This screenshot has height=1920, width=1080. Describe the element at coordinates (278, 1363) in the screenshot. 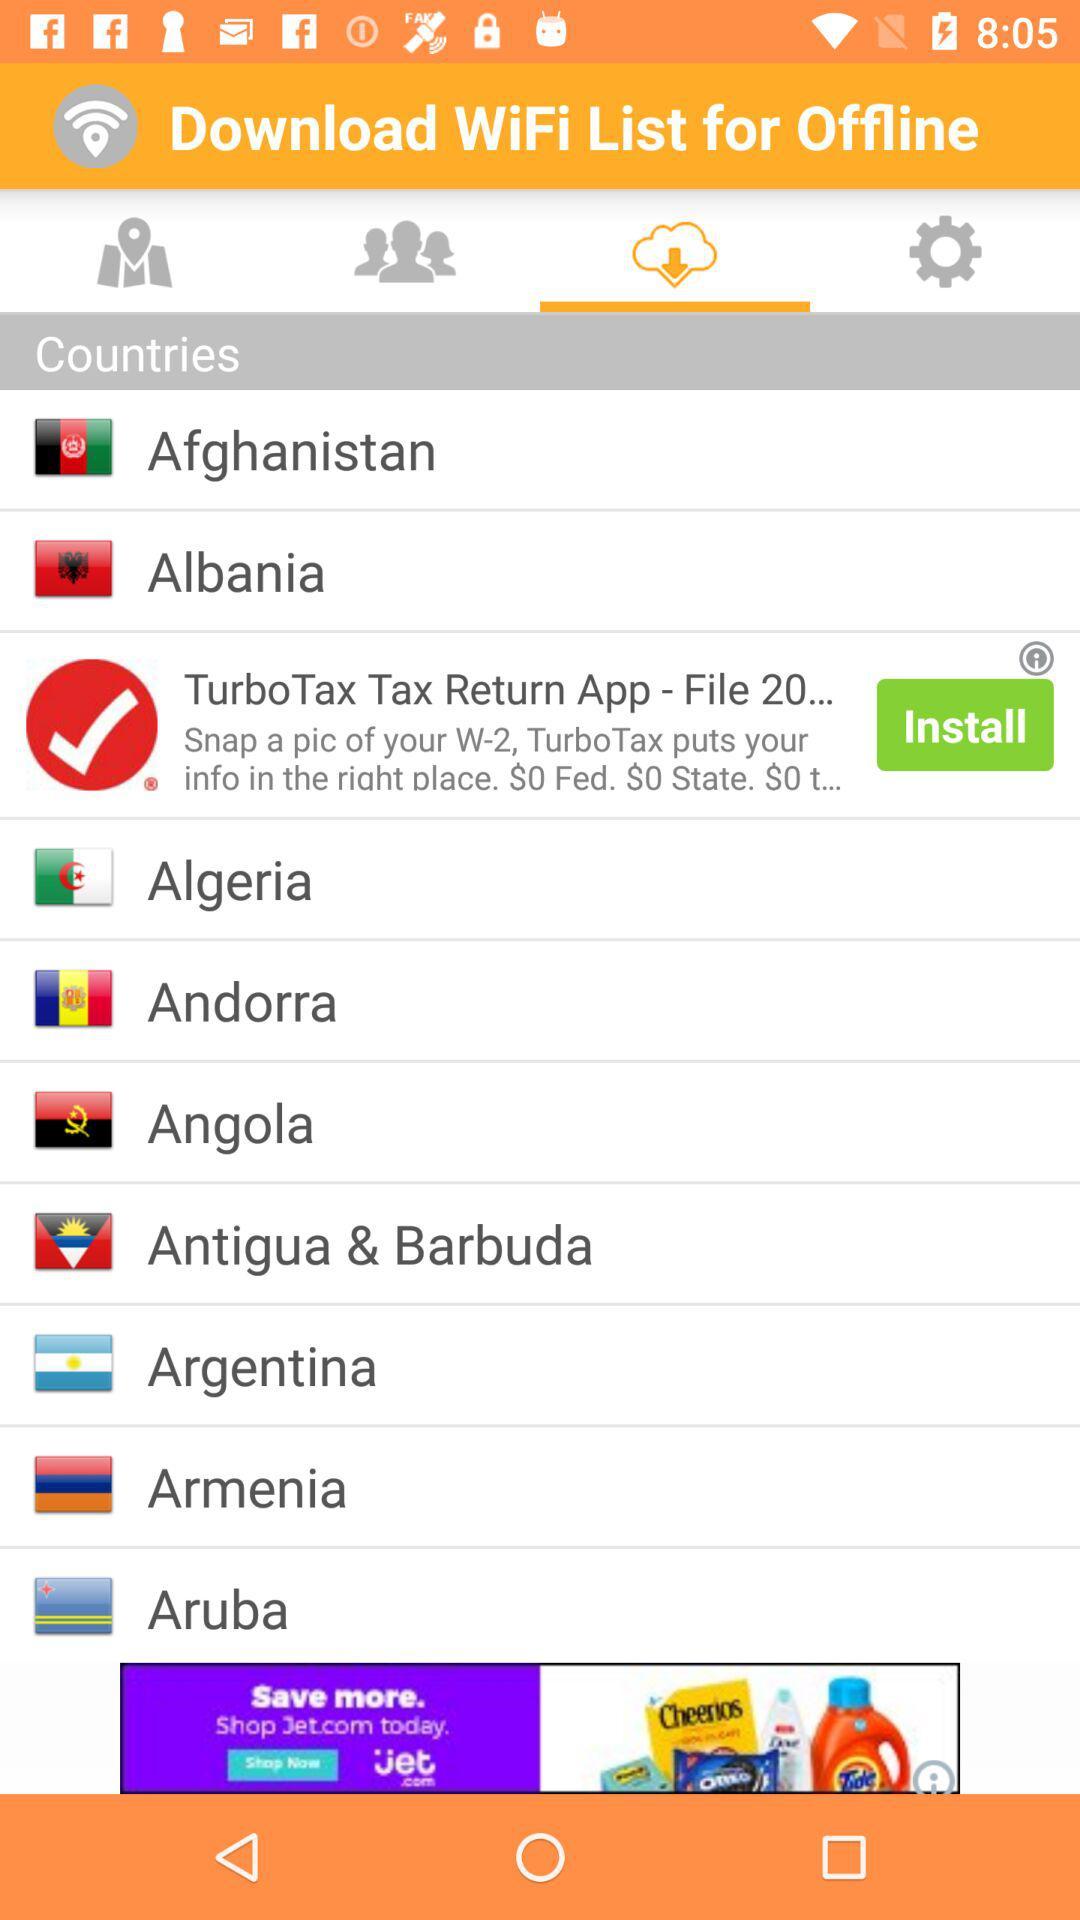

I see `argentina app` at that location.